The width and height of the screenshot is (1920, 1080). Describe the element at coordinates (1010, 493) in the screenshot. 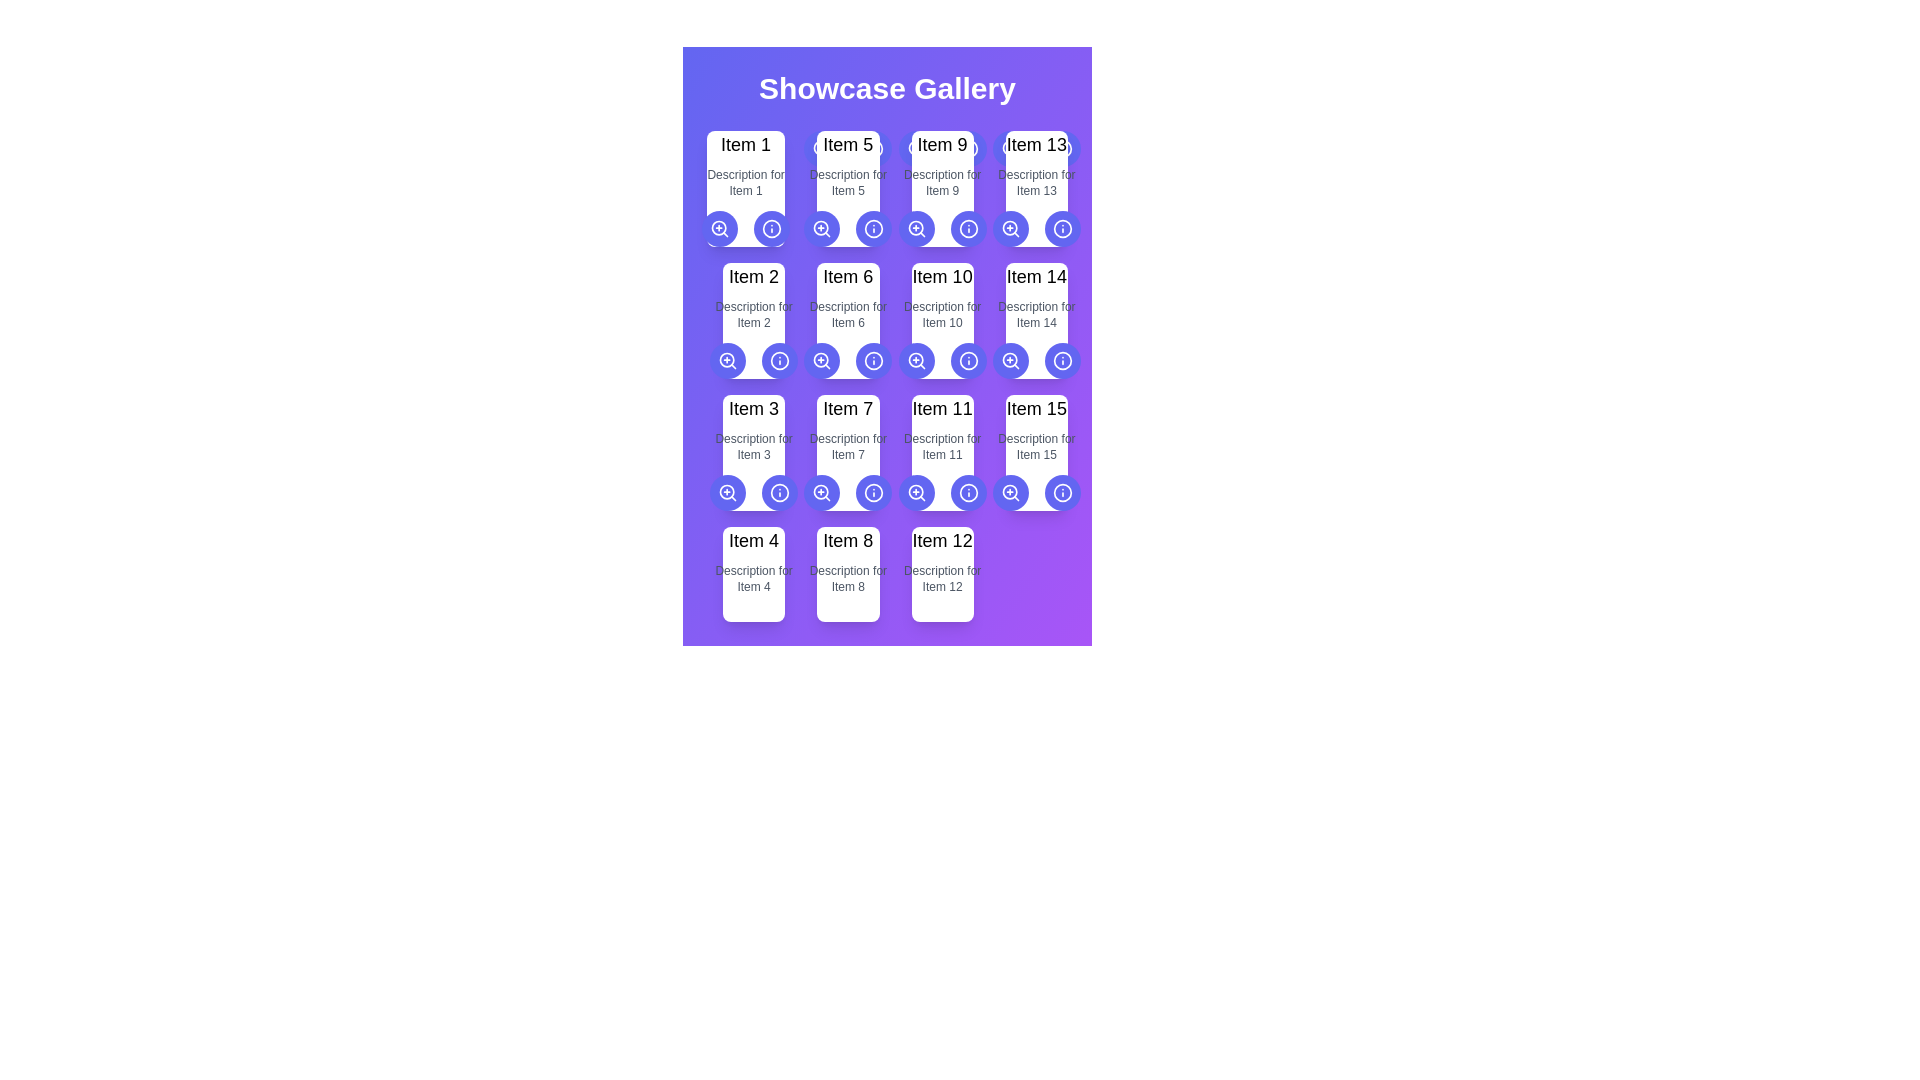

I see `the zoom-in magnifying glass icon button located in the bottom right corner of the 'Item 15' card` at that location.